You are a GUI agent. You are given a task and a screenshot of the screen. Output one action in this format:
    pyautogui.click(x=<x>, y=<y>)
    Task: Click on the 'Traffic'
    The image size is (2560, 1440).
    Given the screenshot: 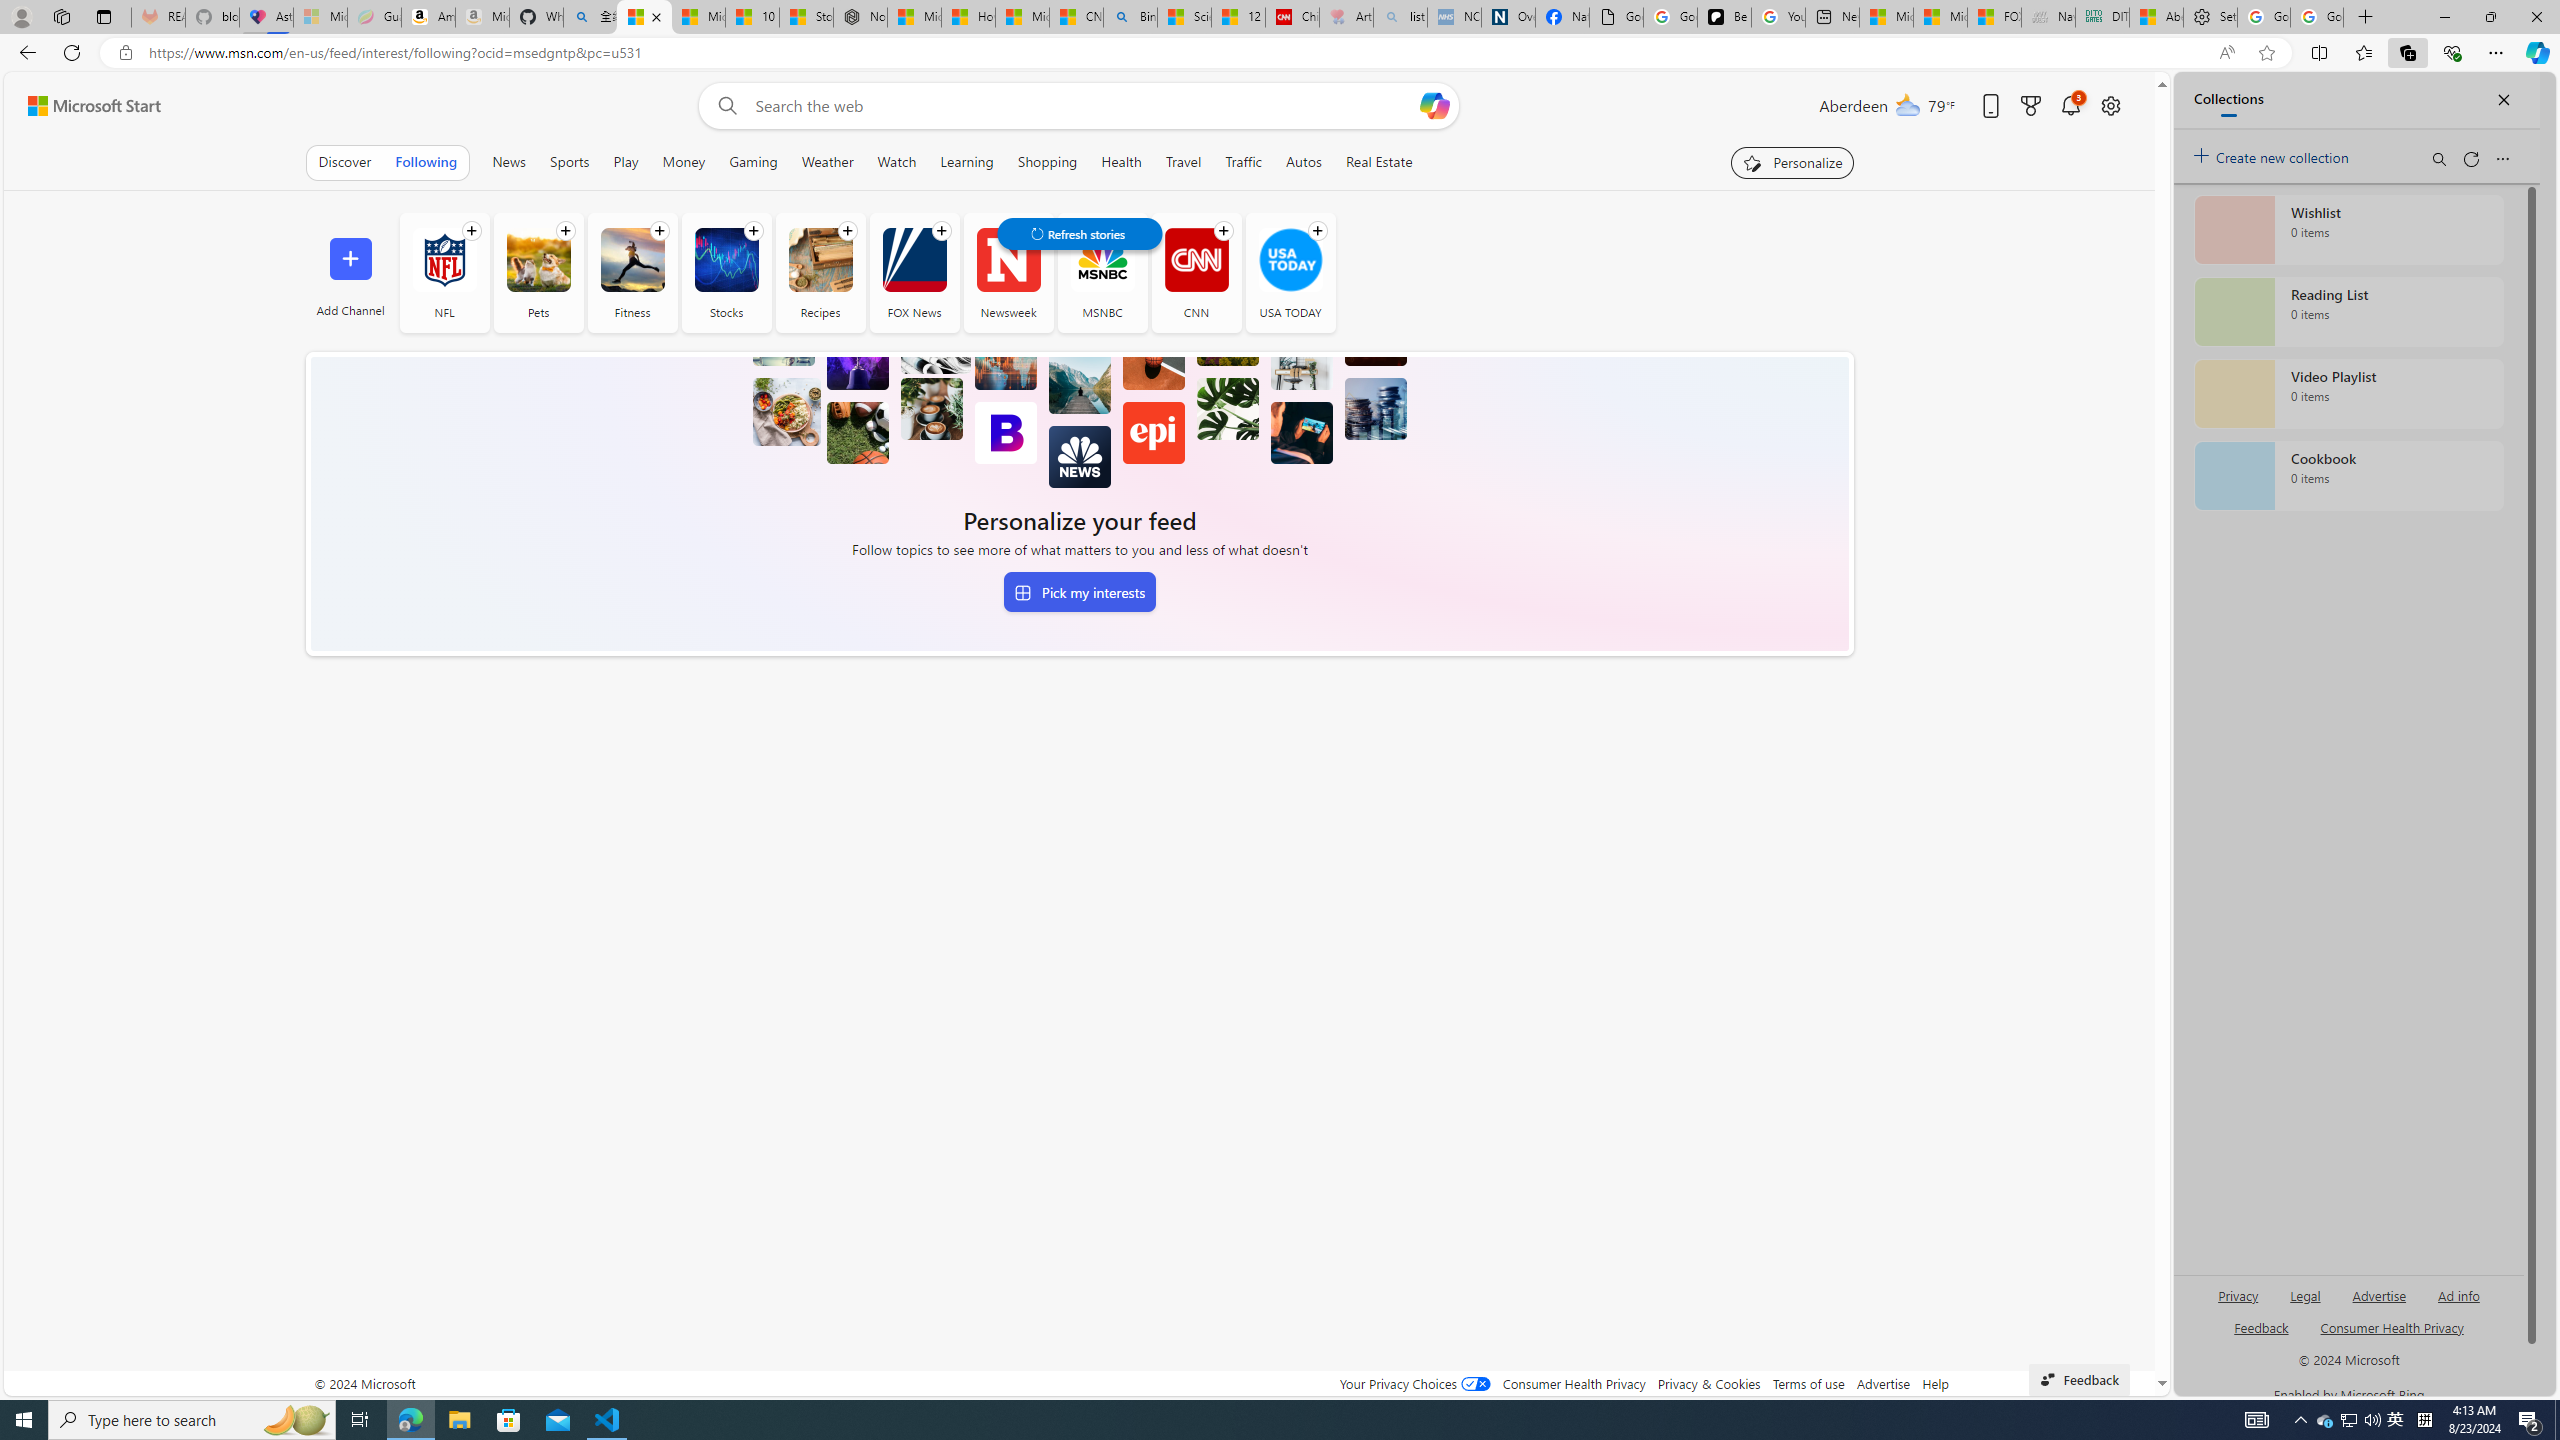 What is the action you would take?
    pyautogui.click(x=1243, y=161)
    